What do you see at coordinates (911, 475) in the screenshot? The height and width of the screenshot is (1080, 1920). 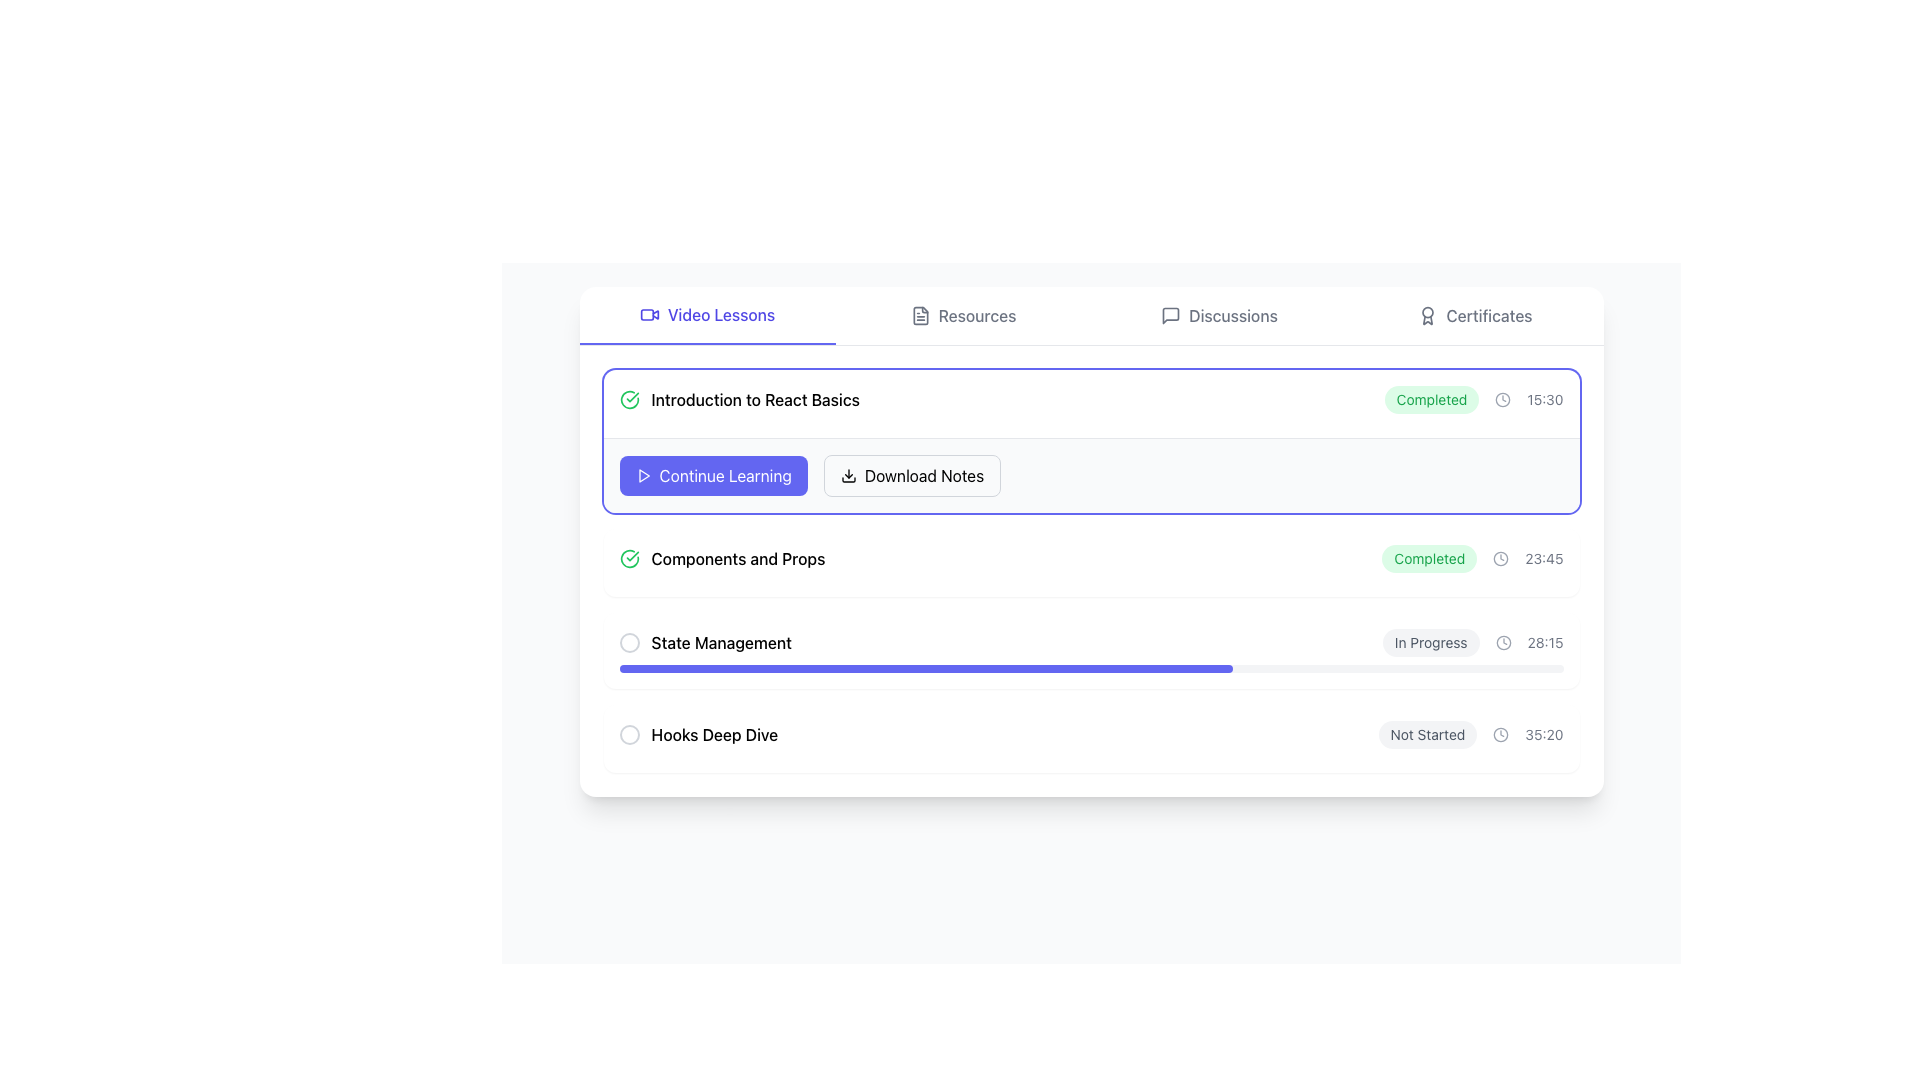 I see `the 'Download Notes' button, which is a rectangular button with a black label on a white background, located to the right of the 'Continue Learning' button, to download the related notes` at bounding box center [911, 475].